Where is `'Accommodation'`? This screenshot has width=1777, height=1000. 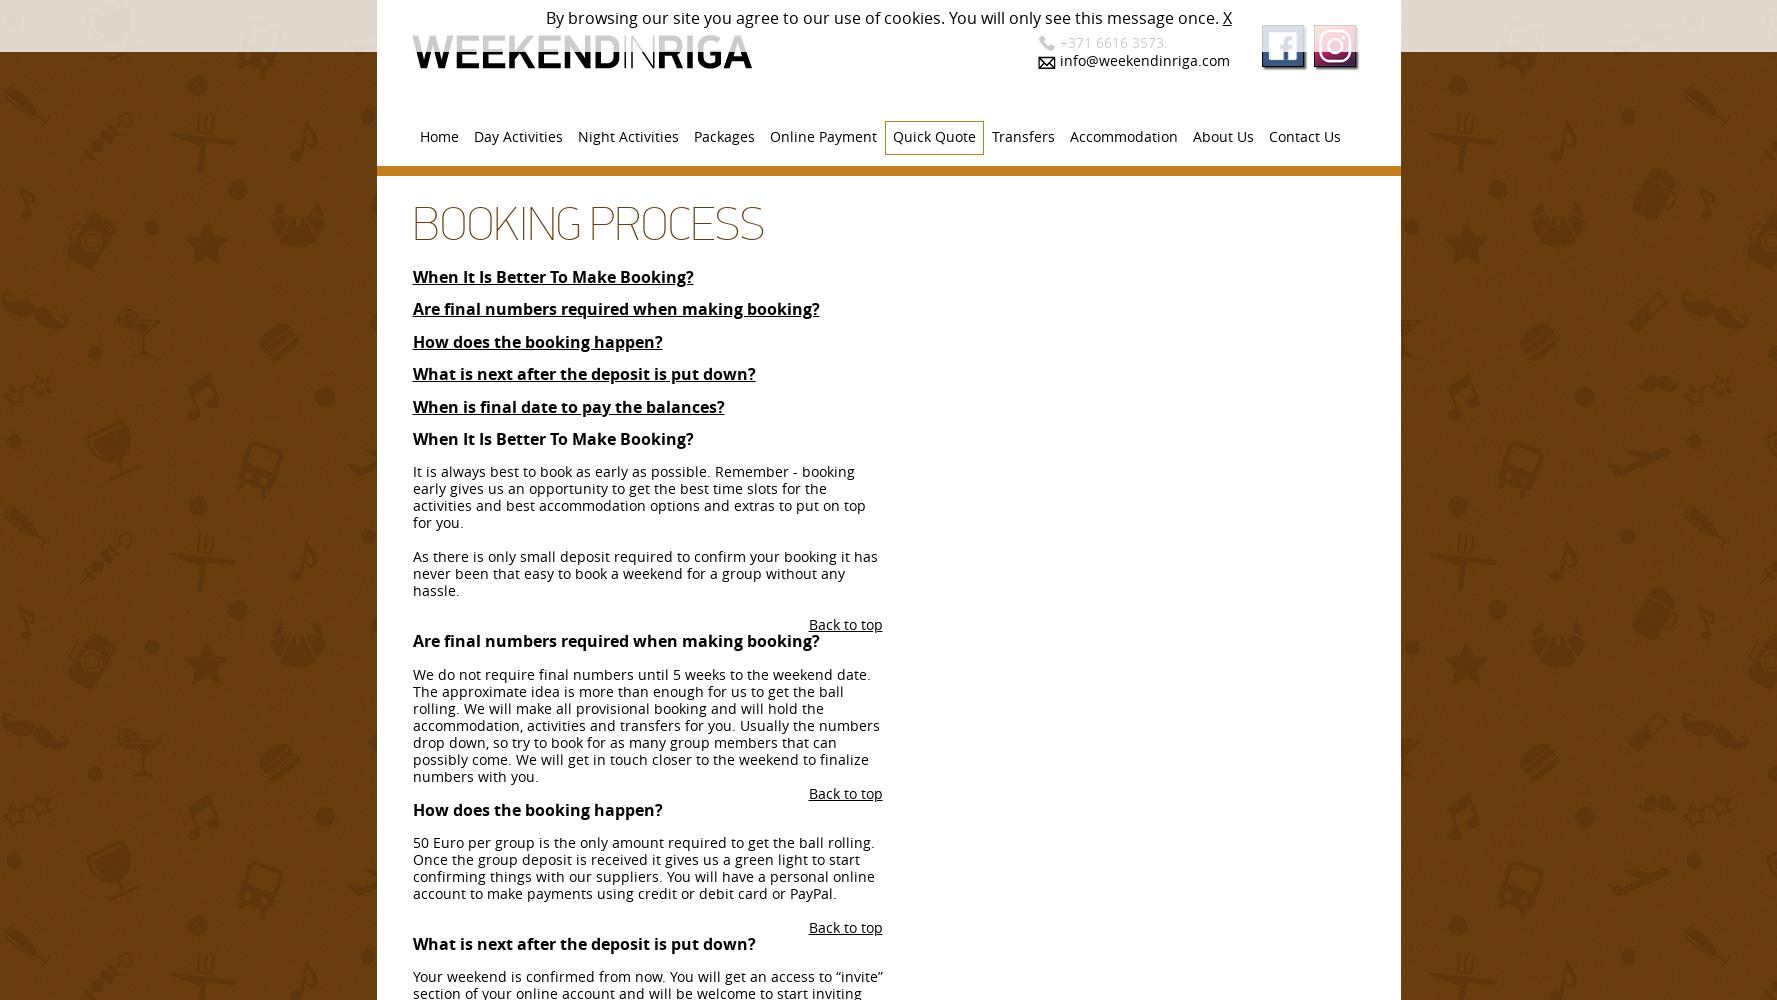
'Accommodation' is located at coordinates (1122, 136).